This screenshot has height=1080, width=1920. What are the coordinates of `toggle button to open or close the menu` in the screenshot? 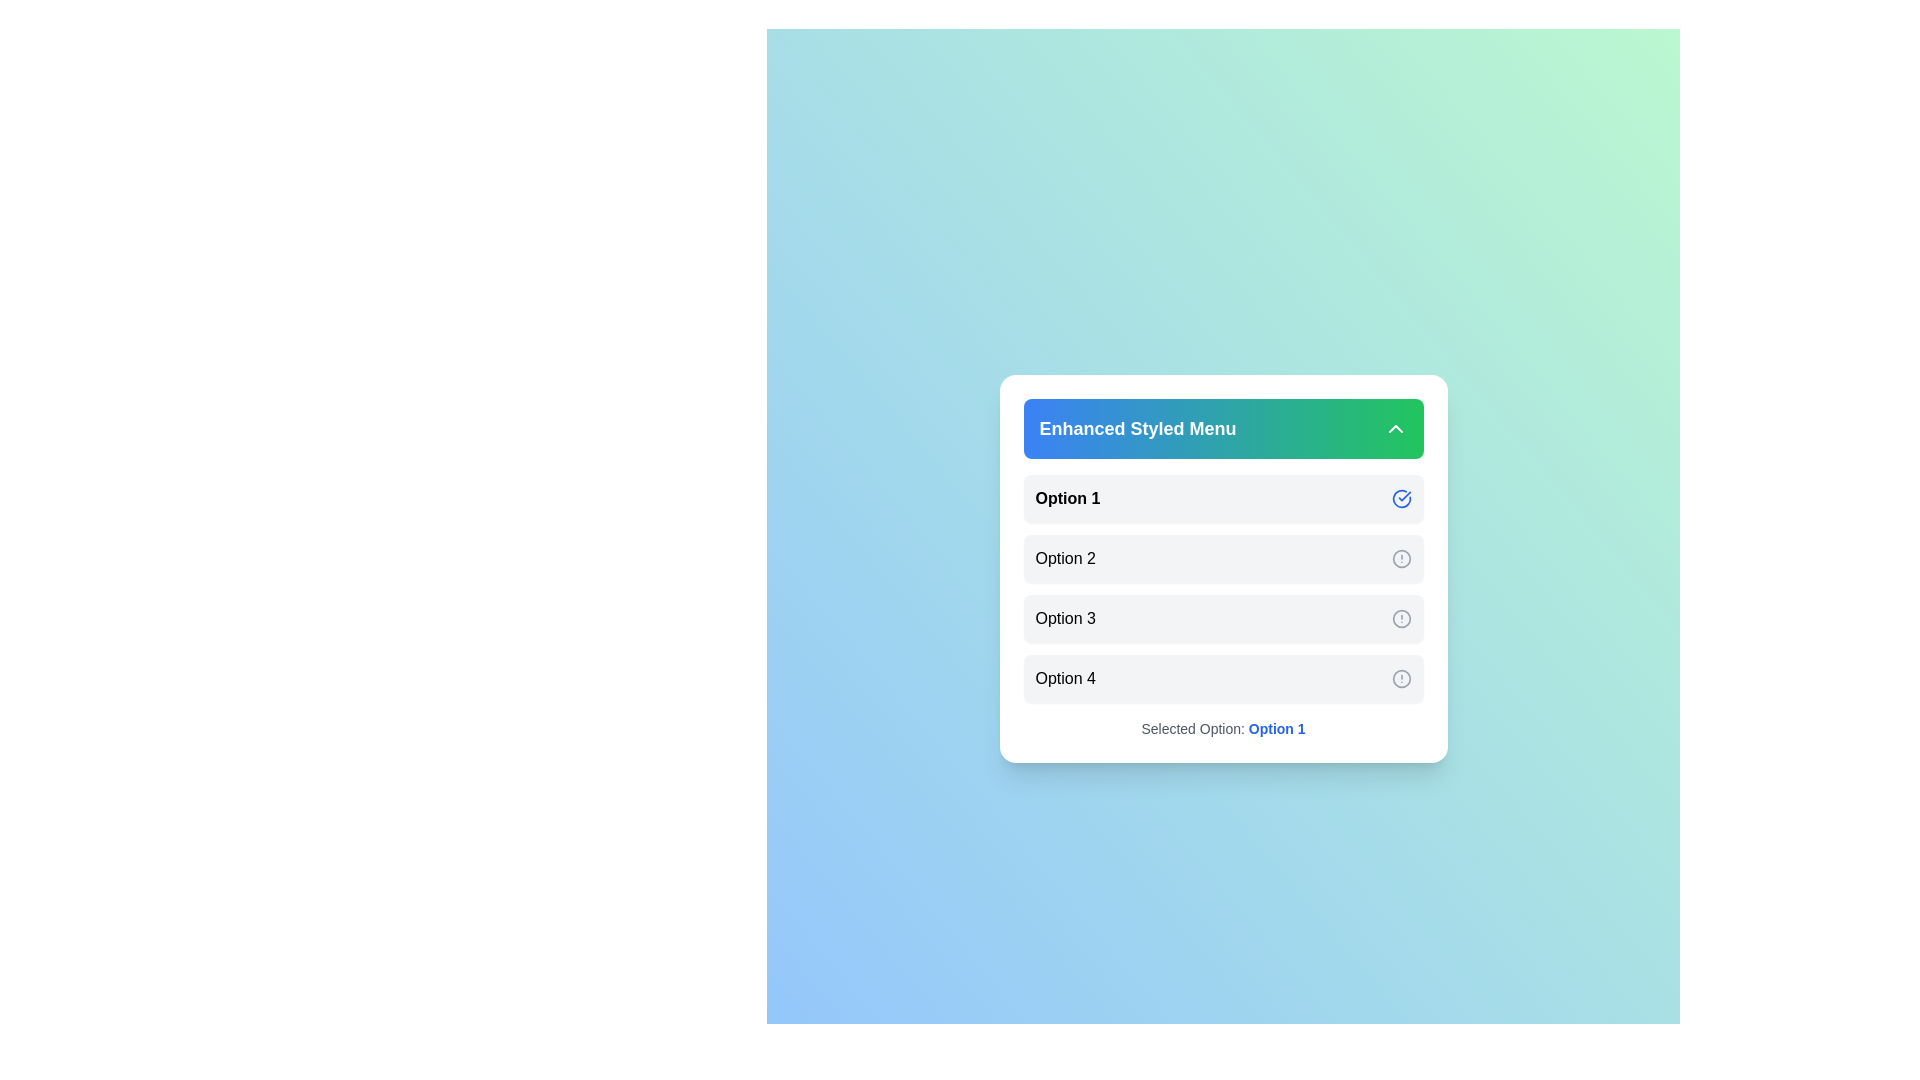 It's located at (1394, 427).